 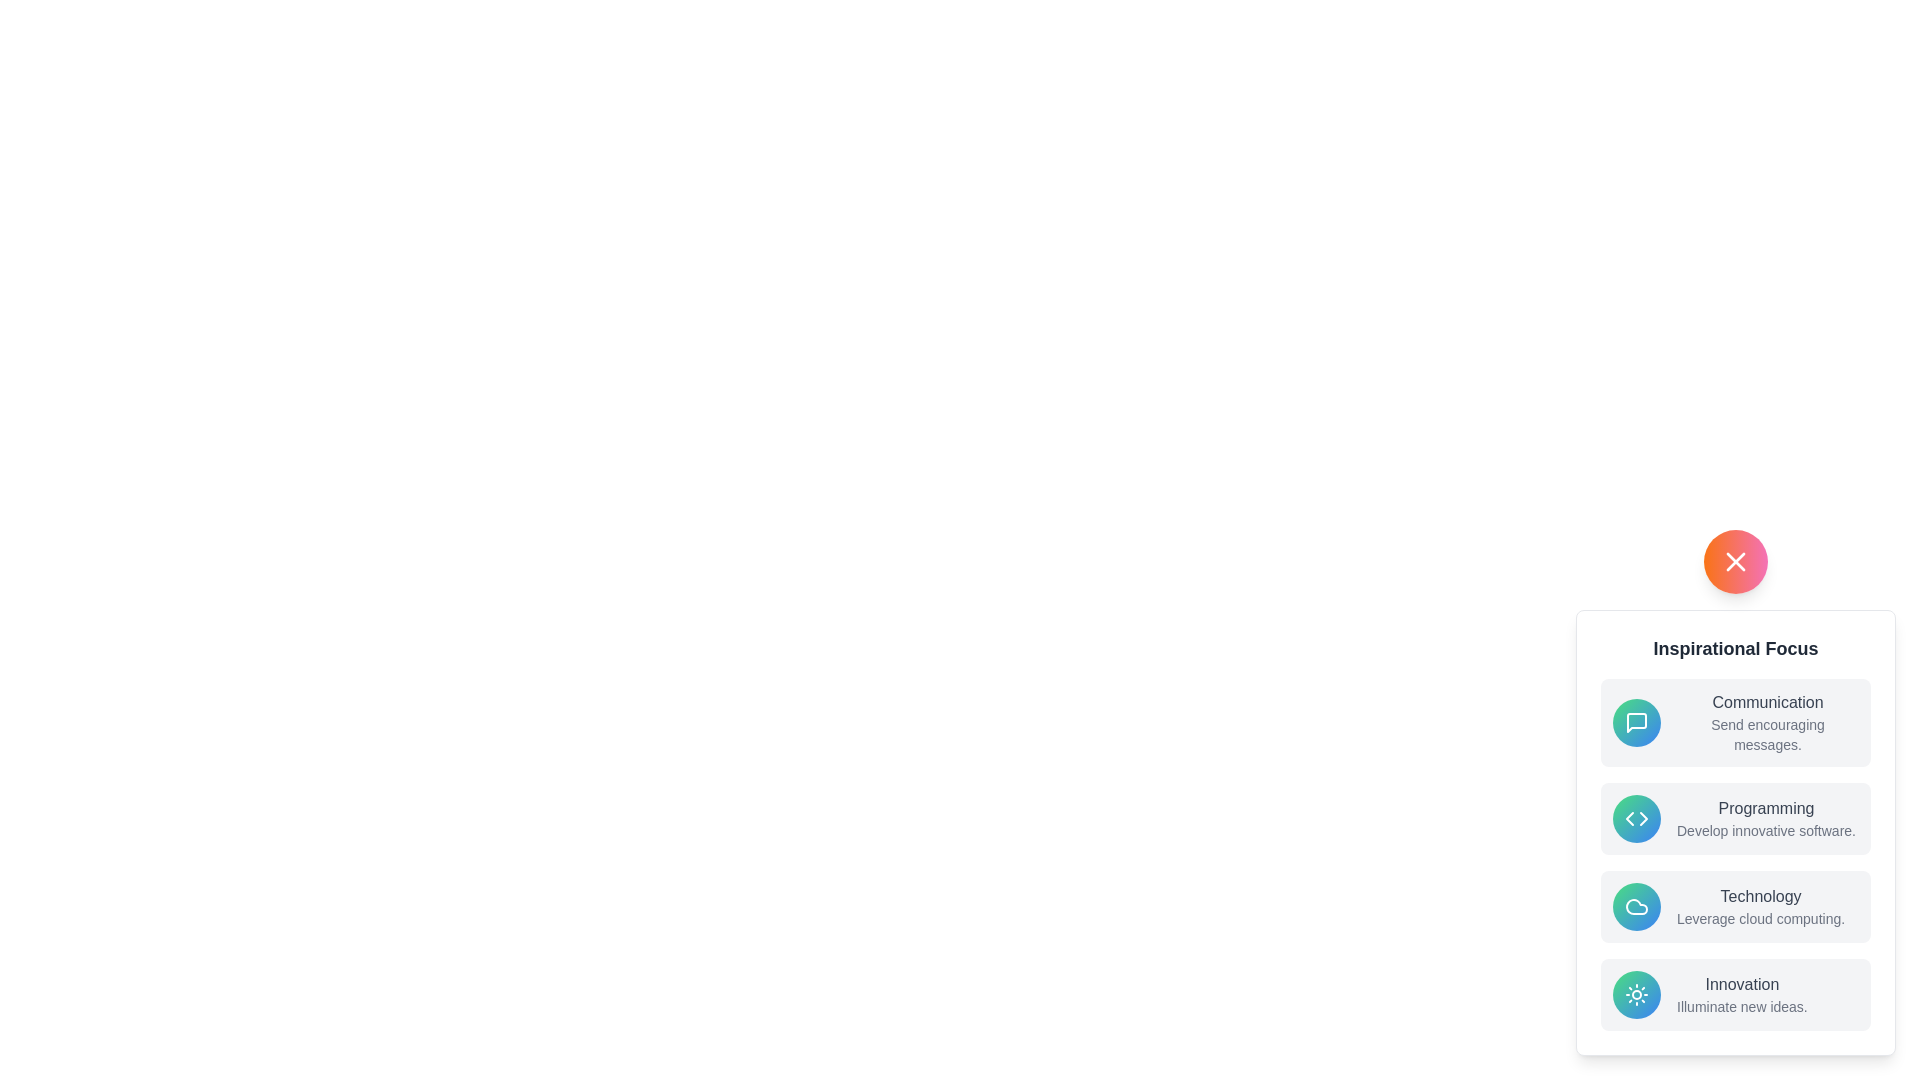 I want to click on the menu option Technology, so click(x=1735, y=906).